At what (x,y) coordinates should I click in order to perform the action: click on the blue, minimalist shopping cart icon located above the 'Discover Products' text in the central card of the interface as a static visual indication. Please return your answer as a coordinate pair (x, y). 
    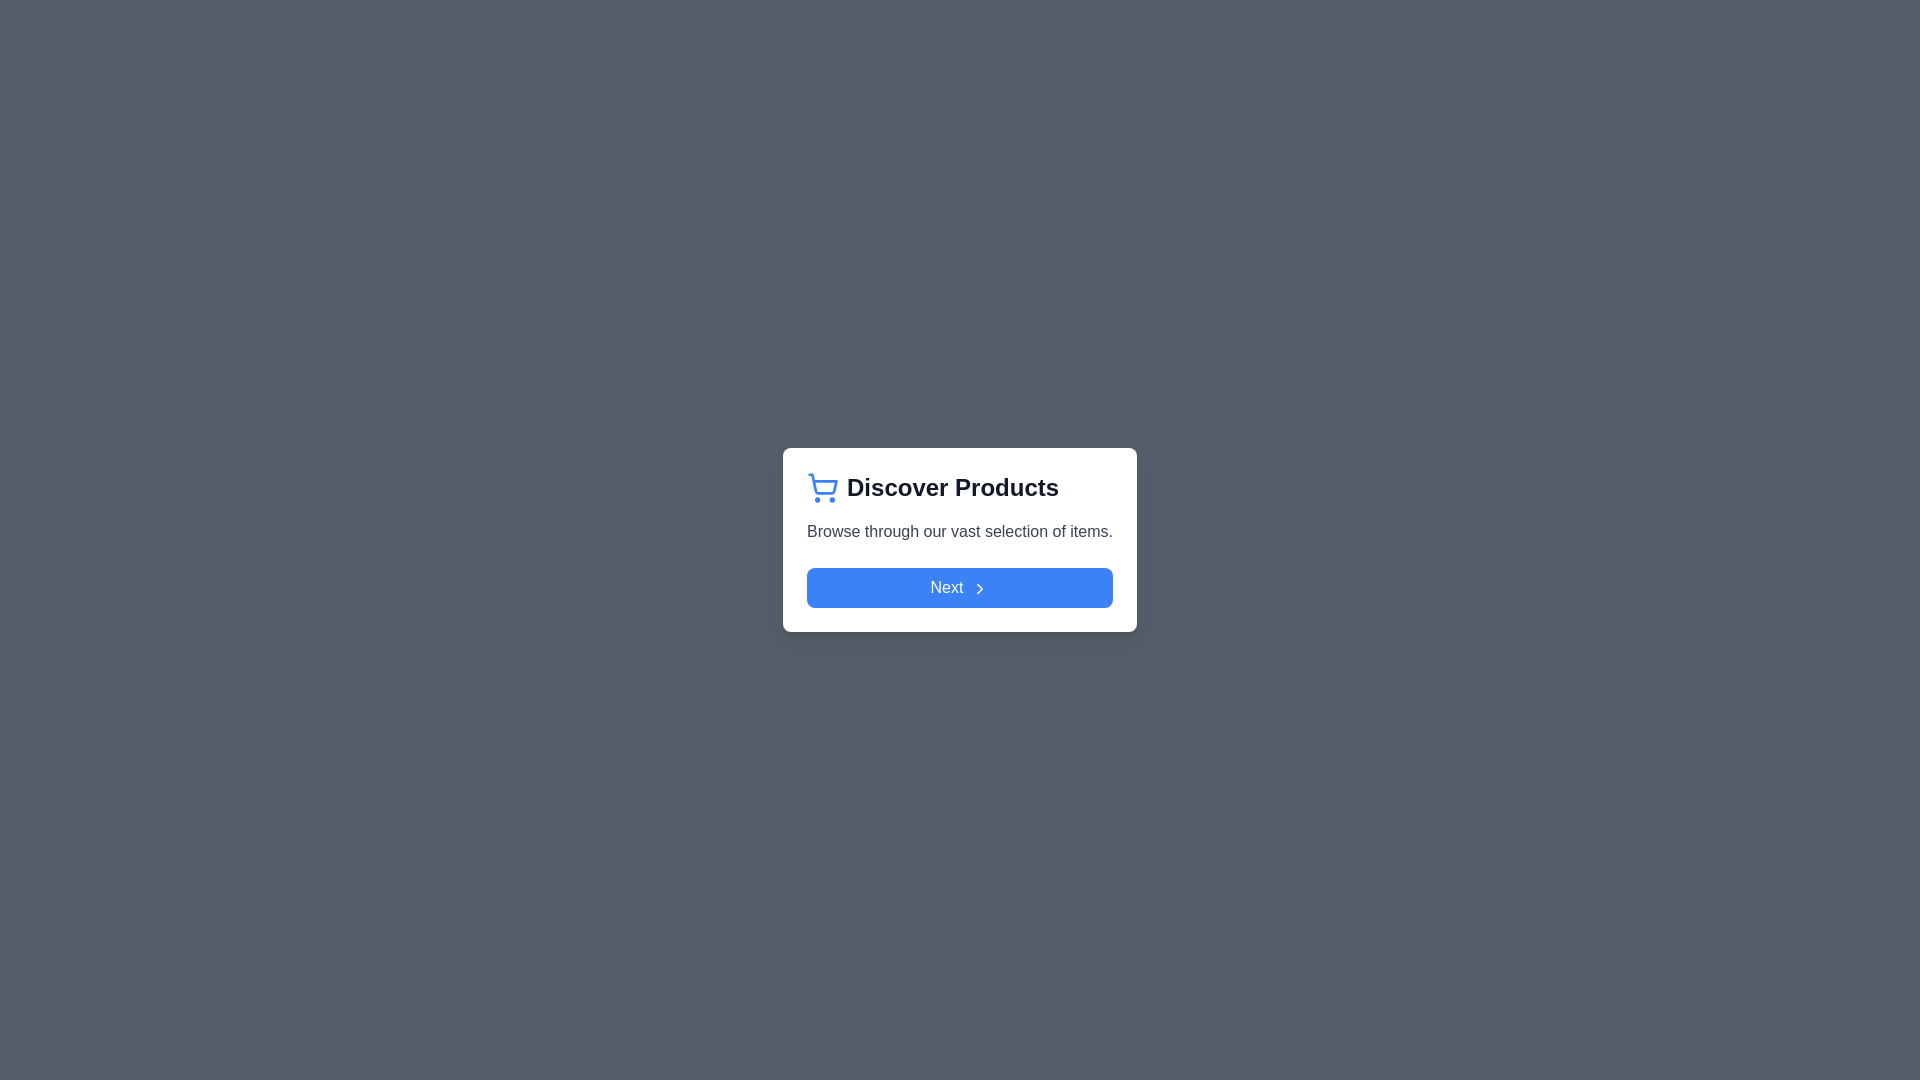
    Looking at the image, I should click on (823, 484).